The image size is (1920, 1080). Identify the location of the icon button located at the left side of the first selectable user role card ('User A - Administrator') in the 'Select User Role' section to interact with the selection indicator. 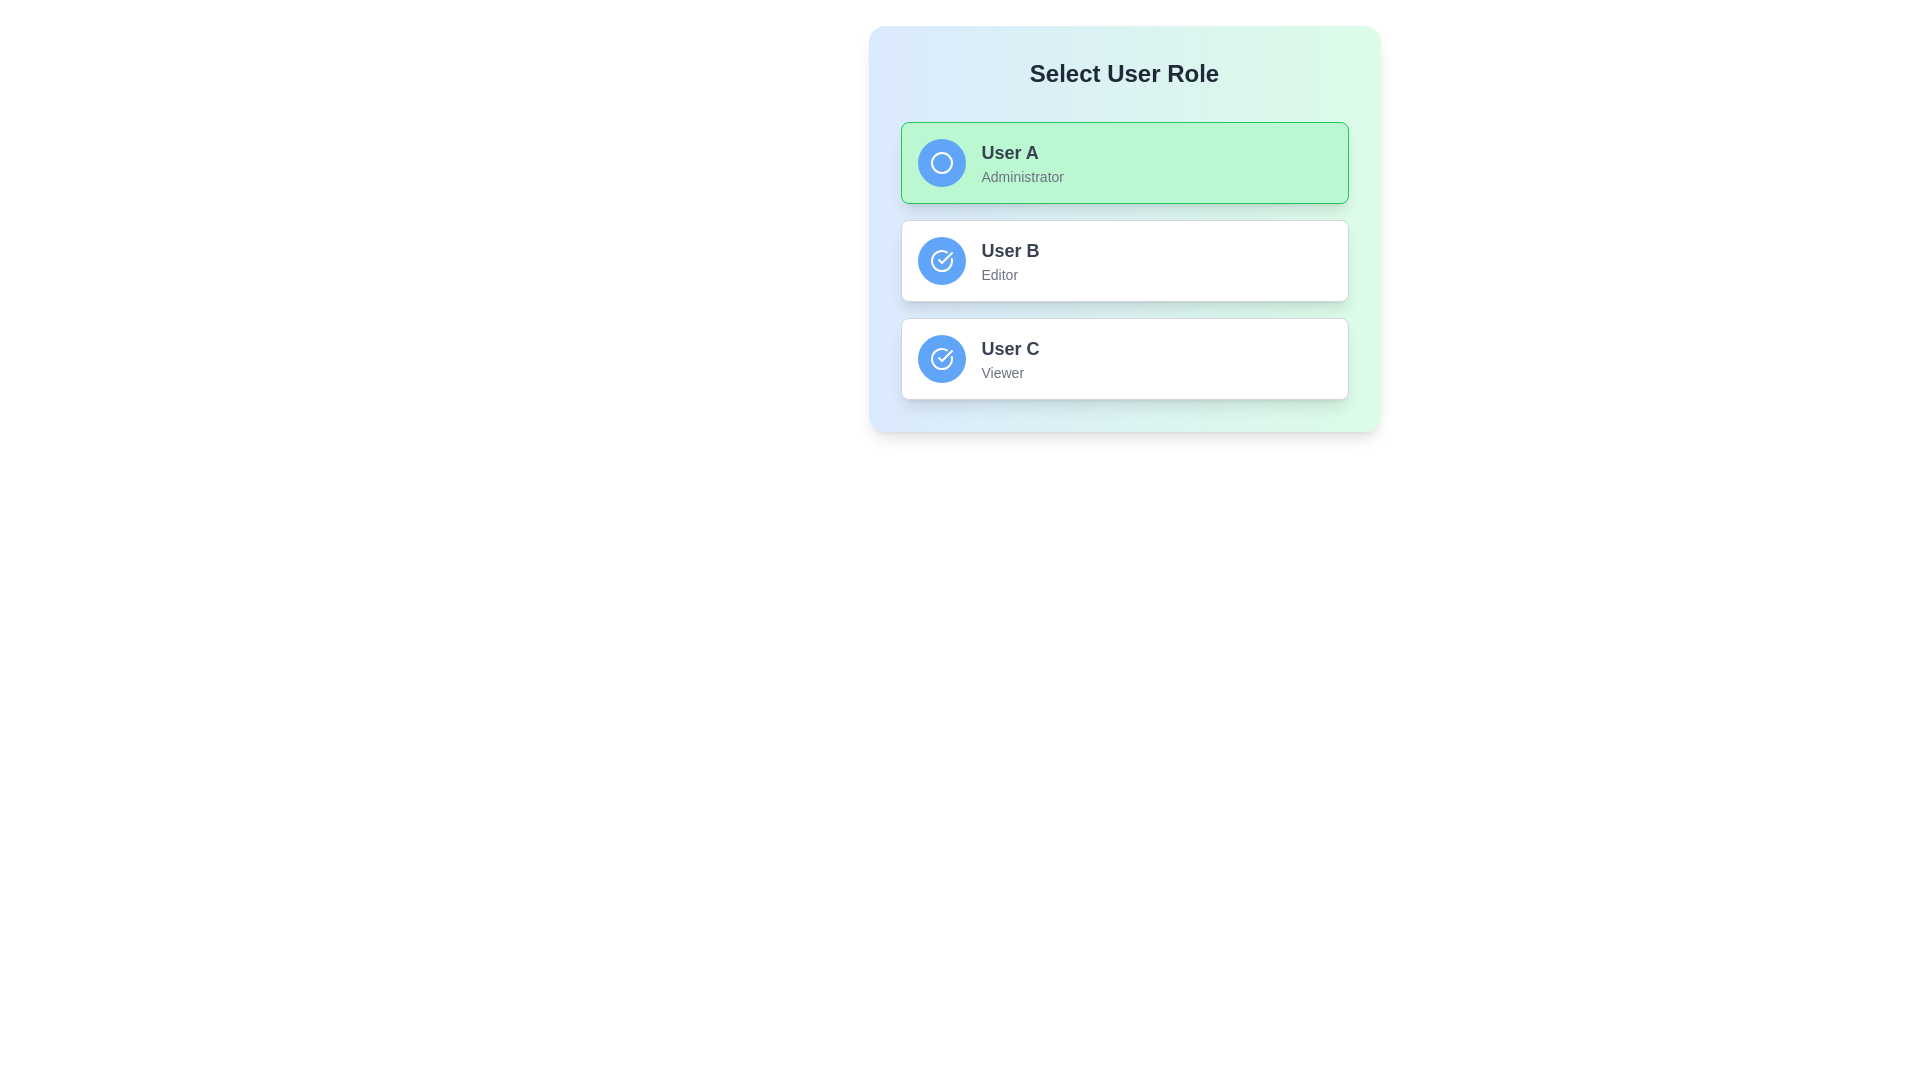
(940, 161).